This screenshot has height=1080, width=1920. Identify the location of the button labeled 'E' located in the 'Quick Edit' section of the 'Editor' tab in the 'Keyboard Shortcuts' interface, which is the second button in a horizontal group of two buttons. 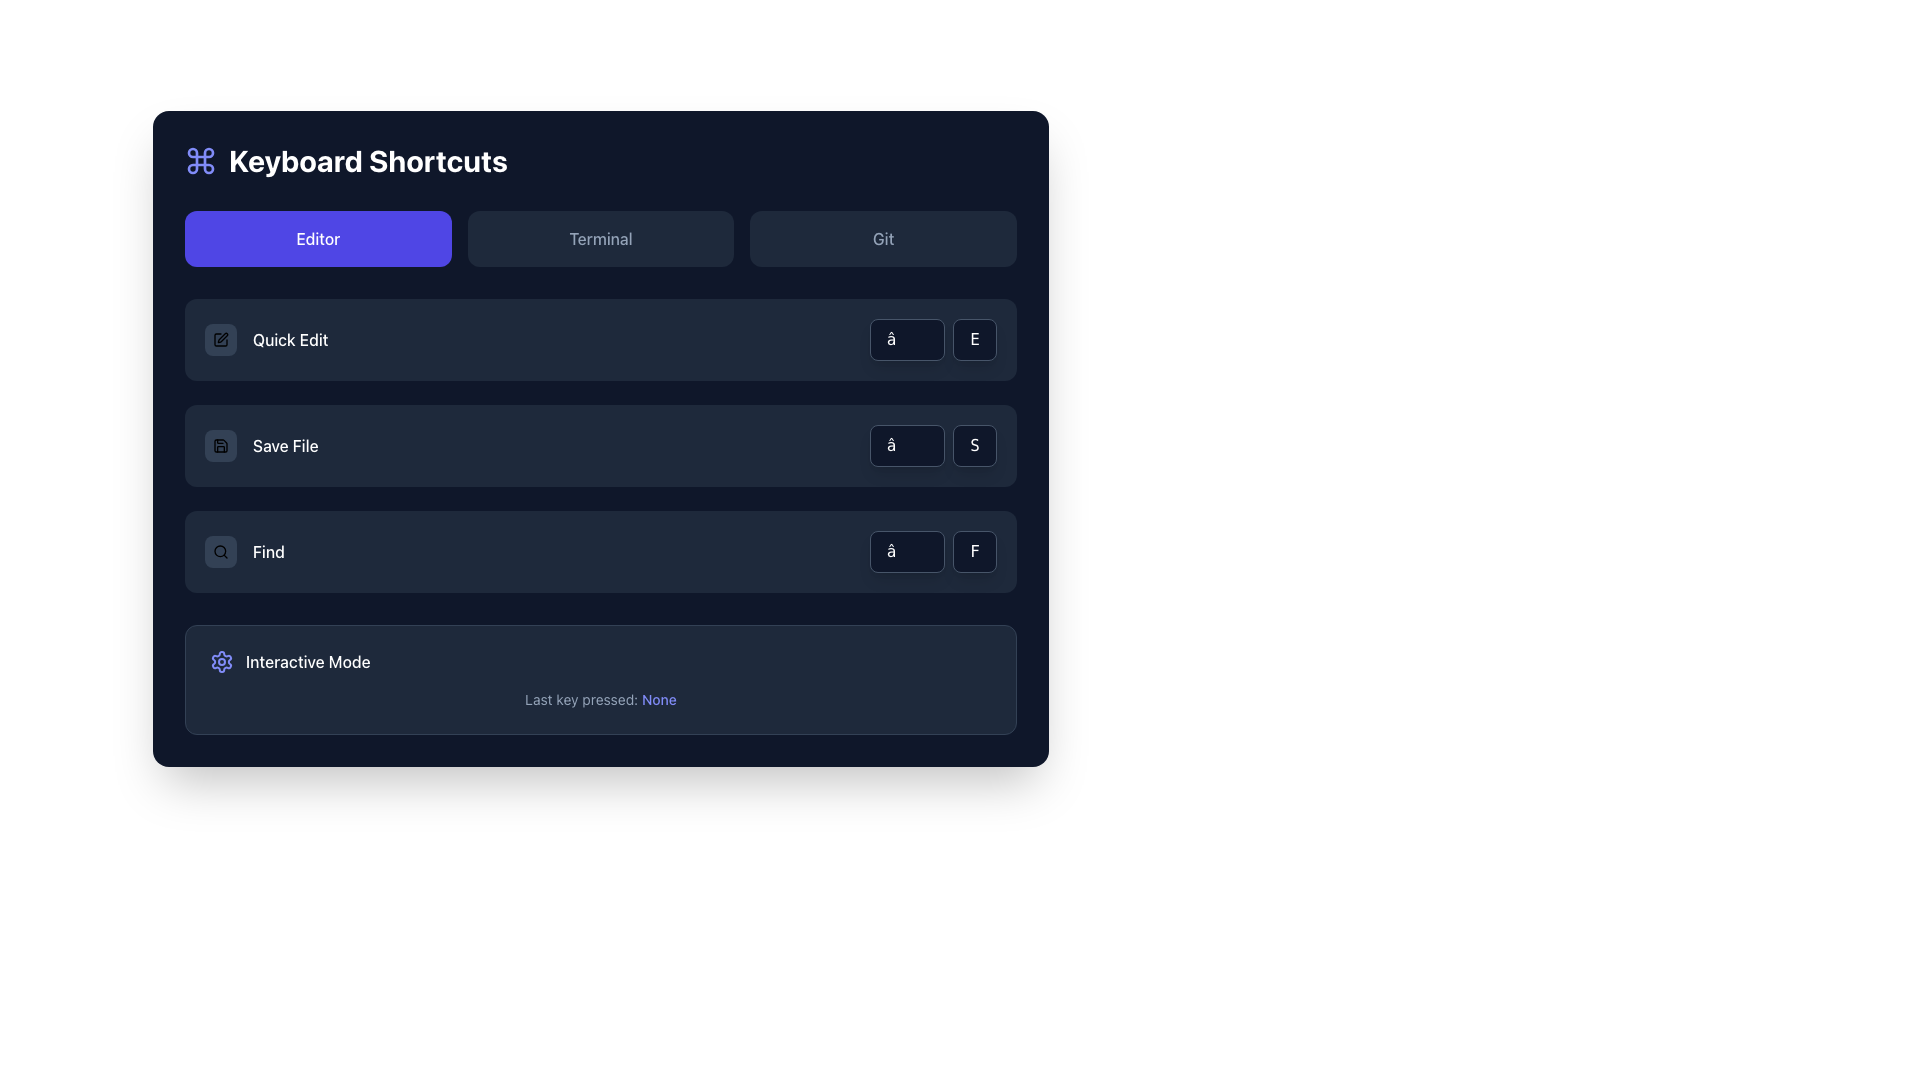
(975, 338).